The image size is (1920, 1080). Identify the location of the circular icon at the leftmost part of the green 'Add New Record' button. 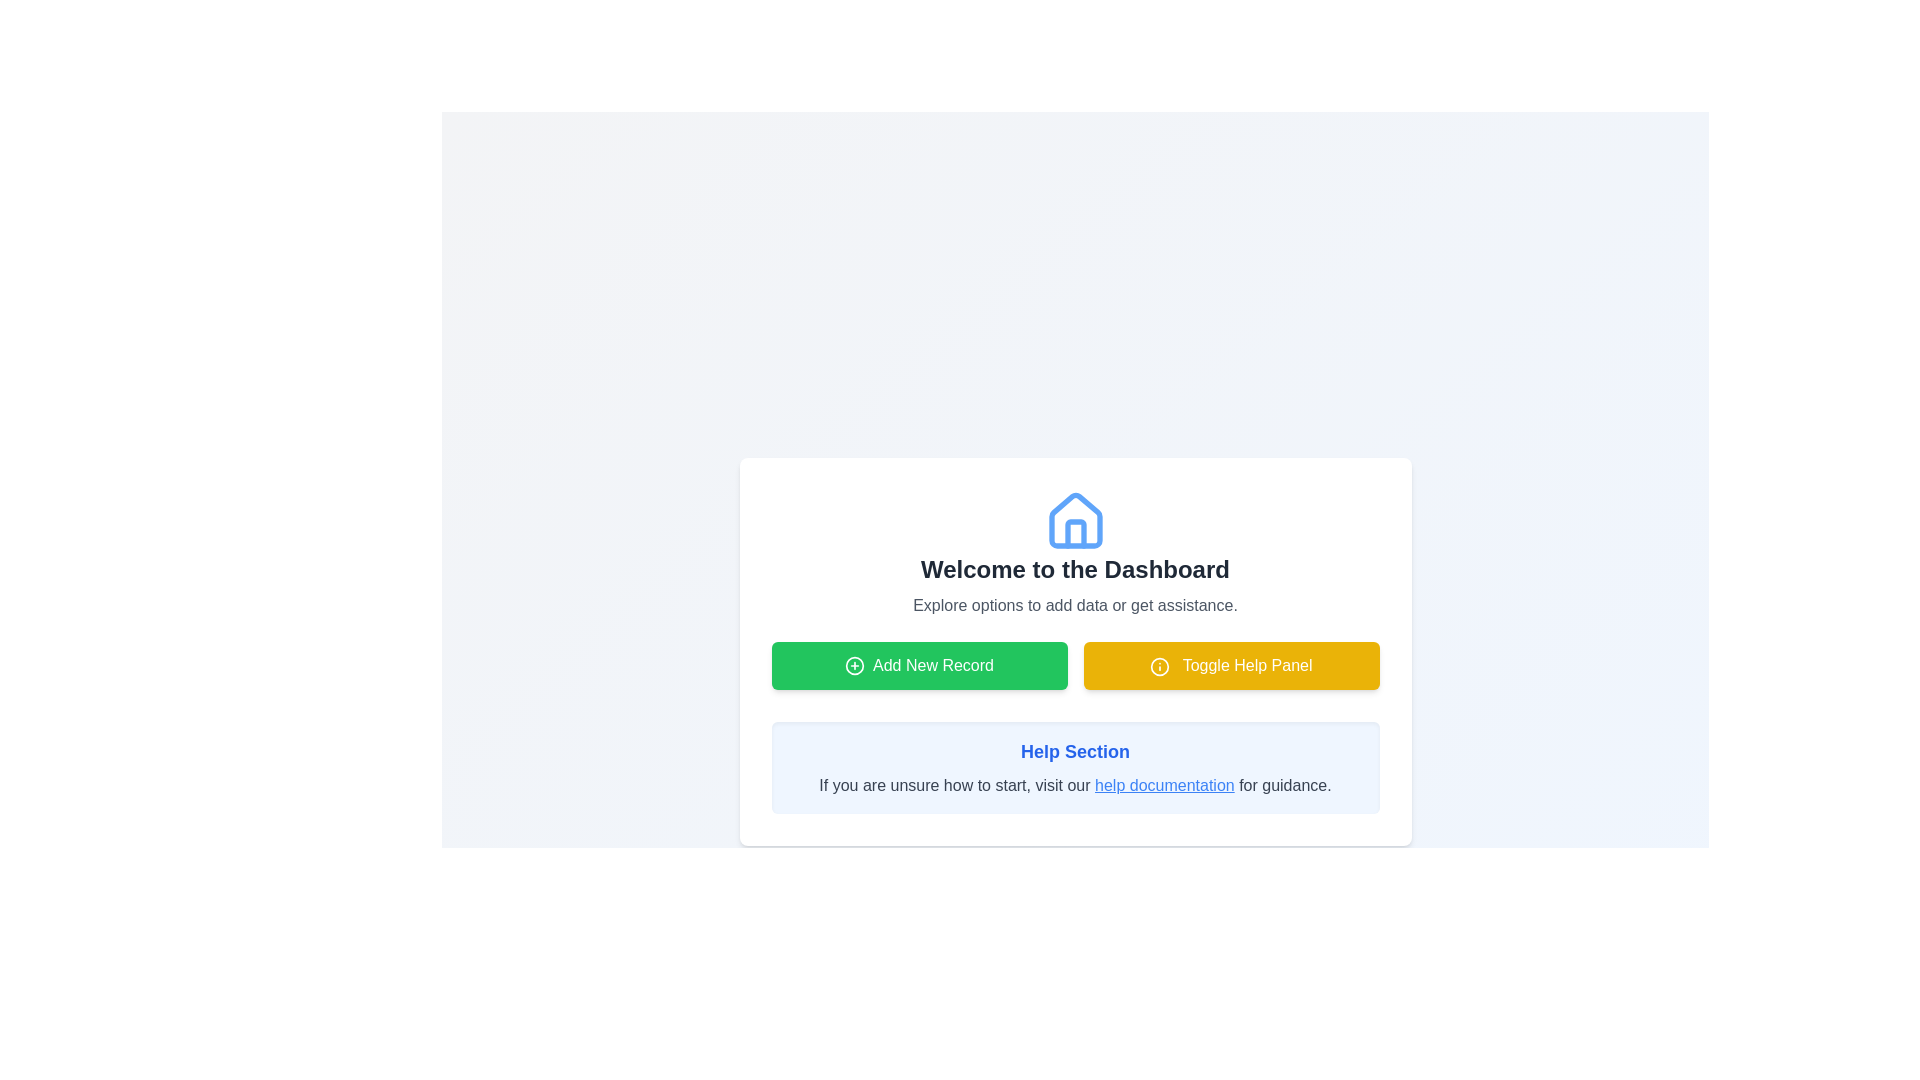
(854, 666).